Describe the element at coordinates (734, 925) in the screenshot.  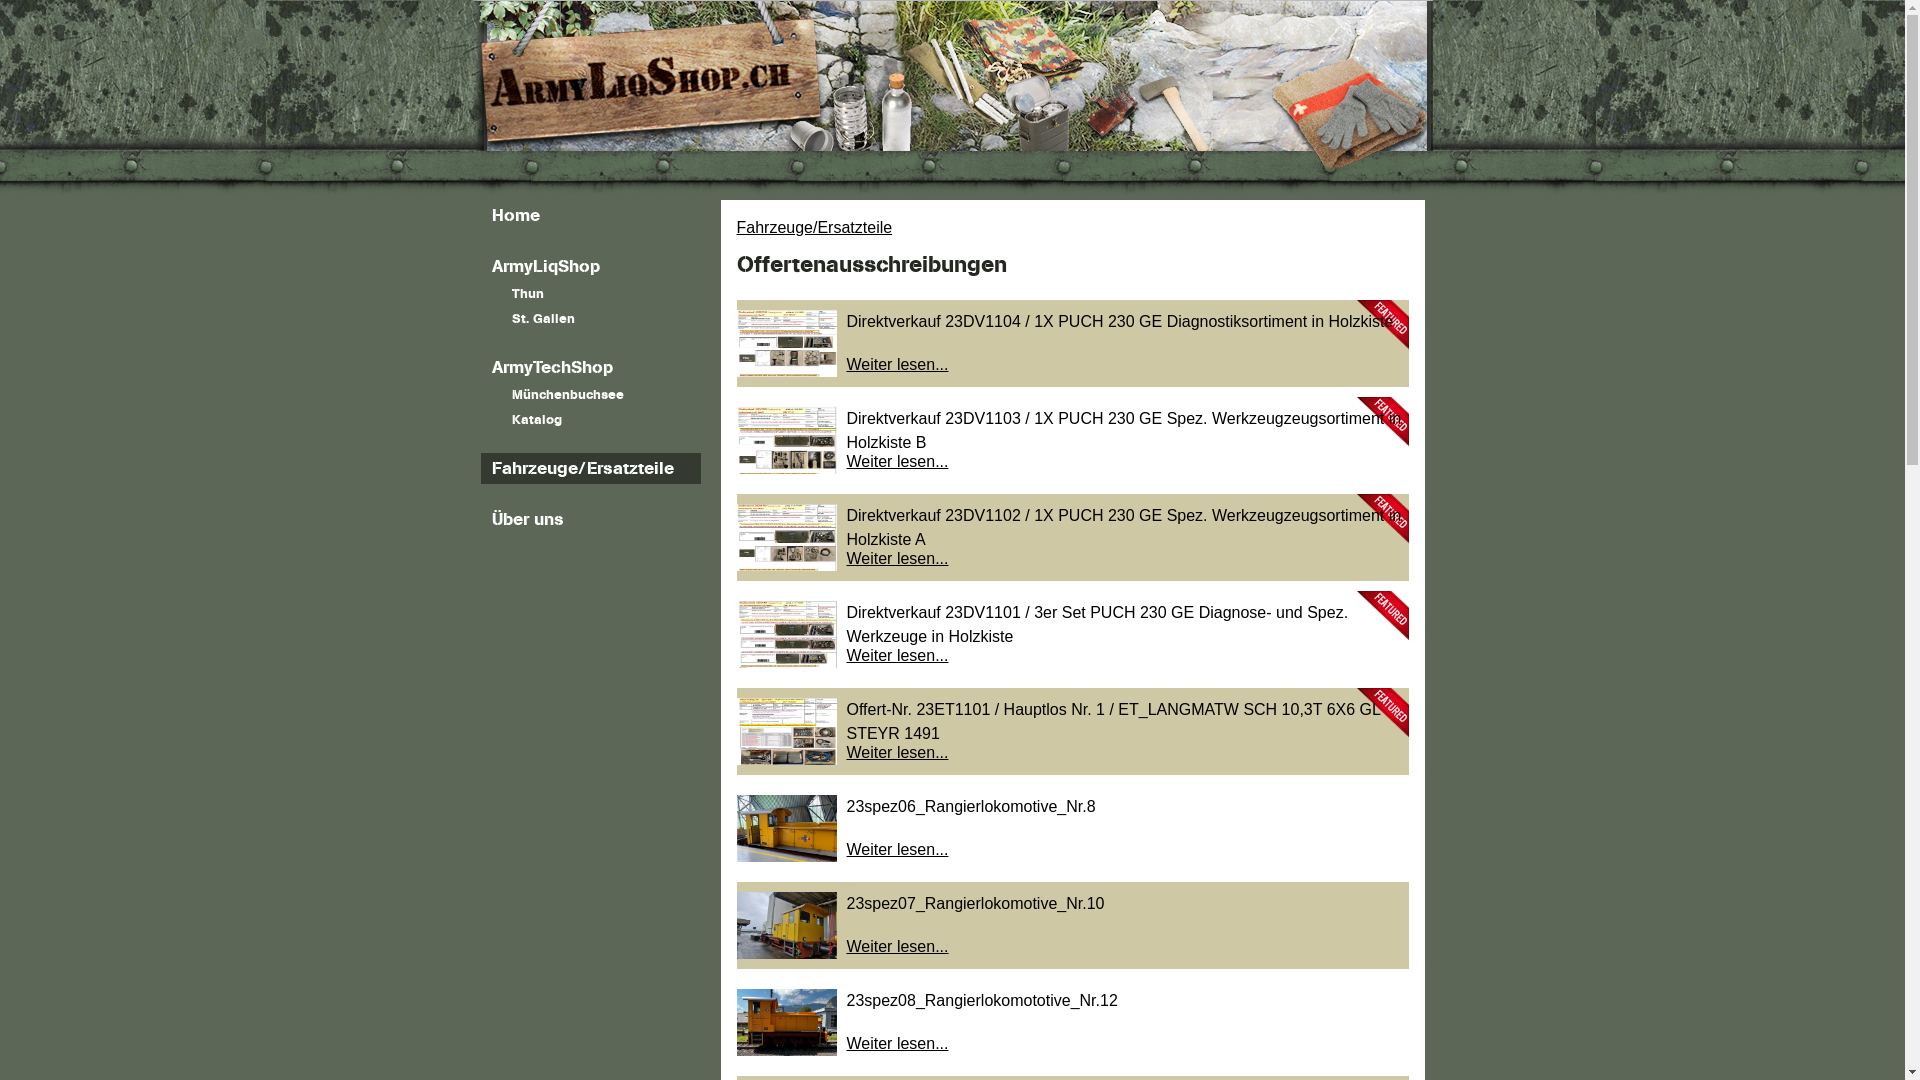
I see `'23spez07_Rangierlokomotive_Nr.10` at that location.